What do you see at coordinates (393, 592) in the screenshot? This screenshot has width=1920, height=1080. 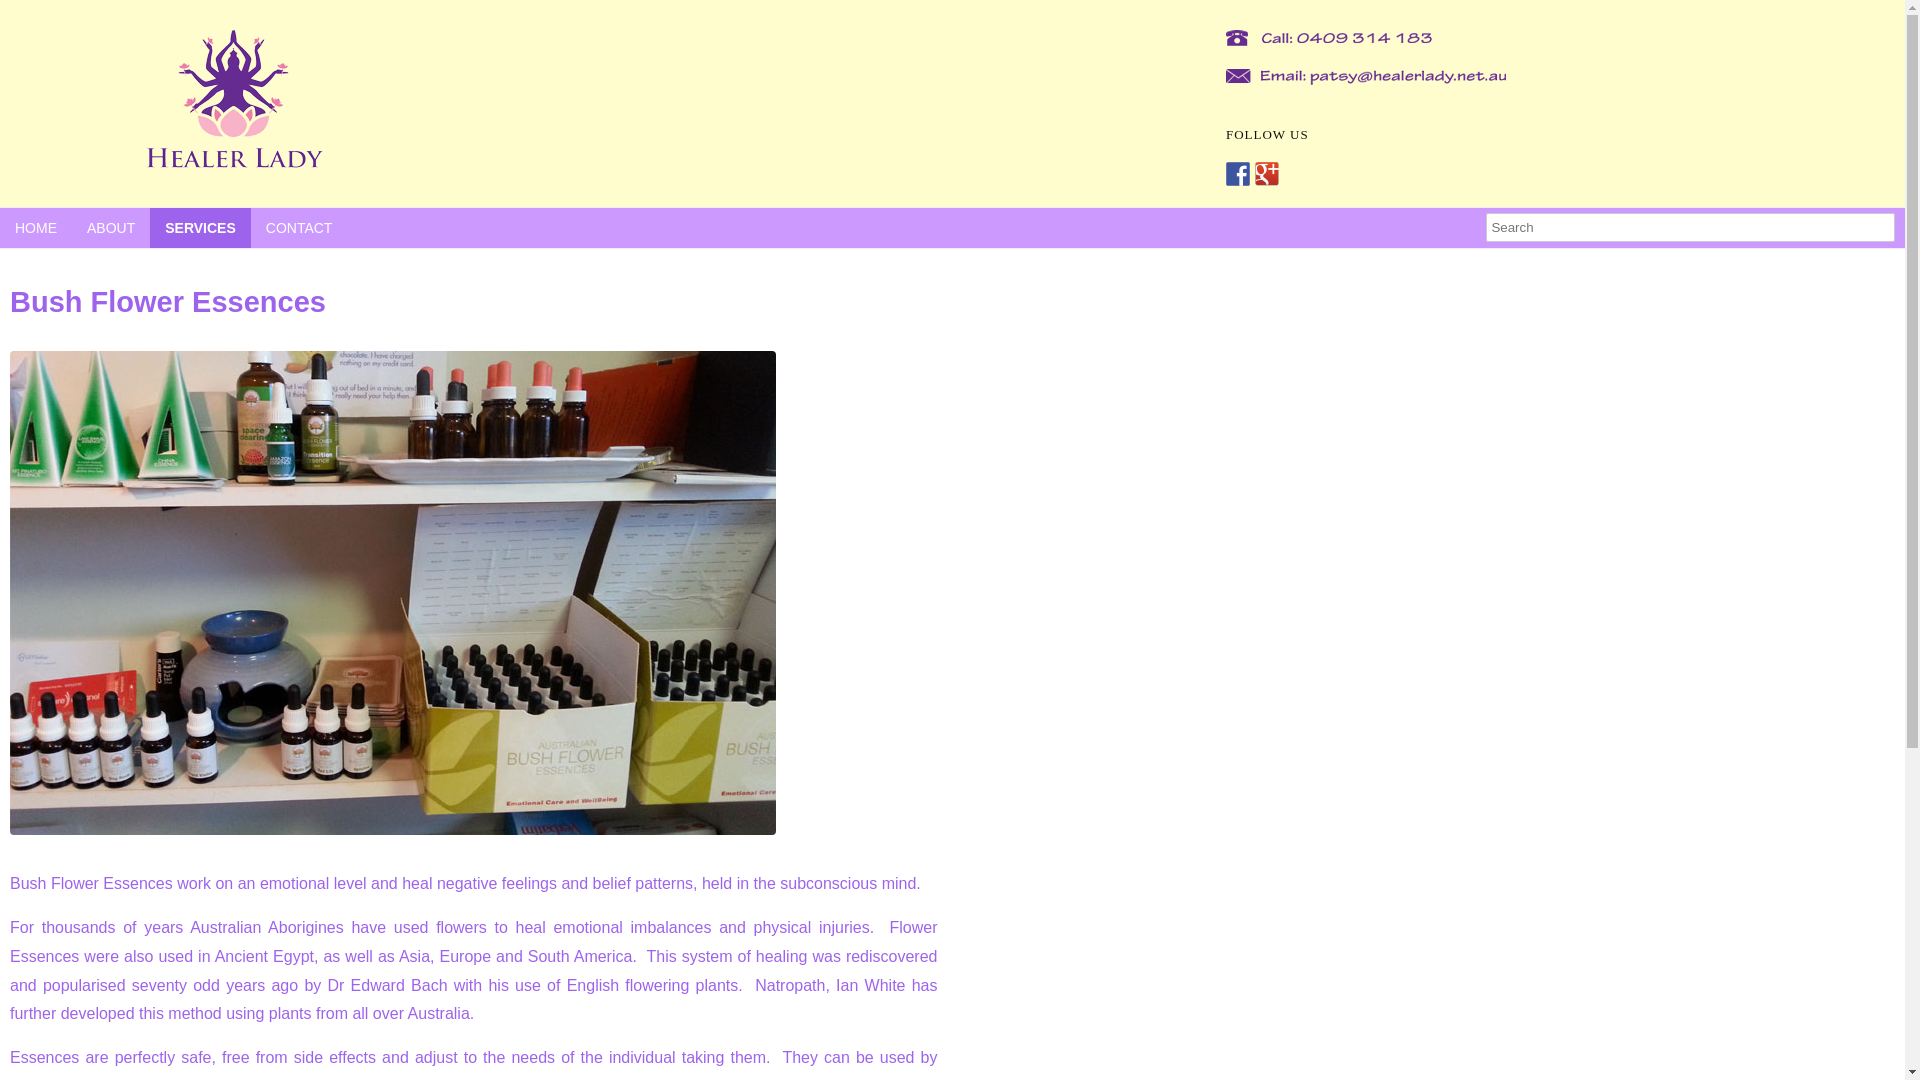 I see `'Bush Flower Essences'` at bounding box center [393, 592].